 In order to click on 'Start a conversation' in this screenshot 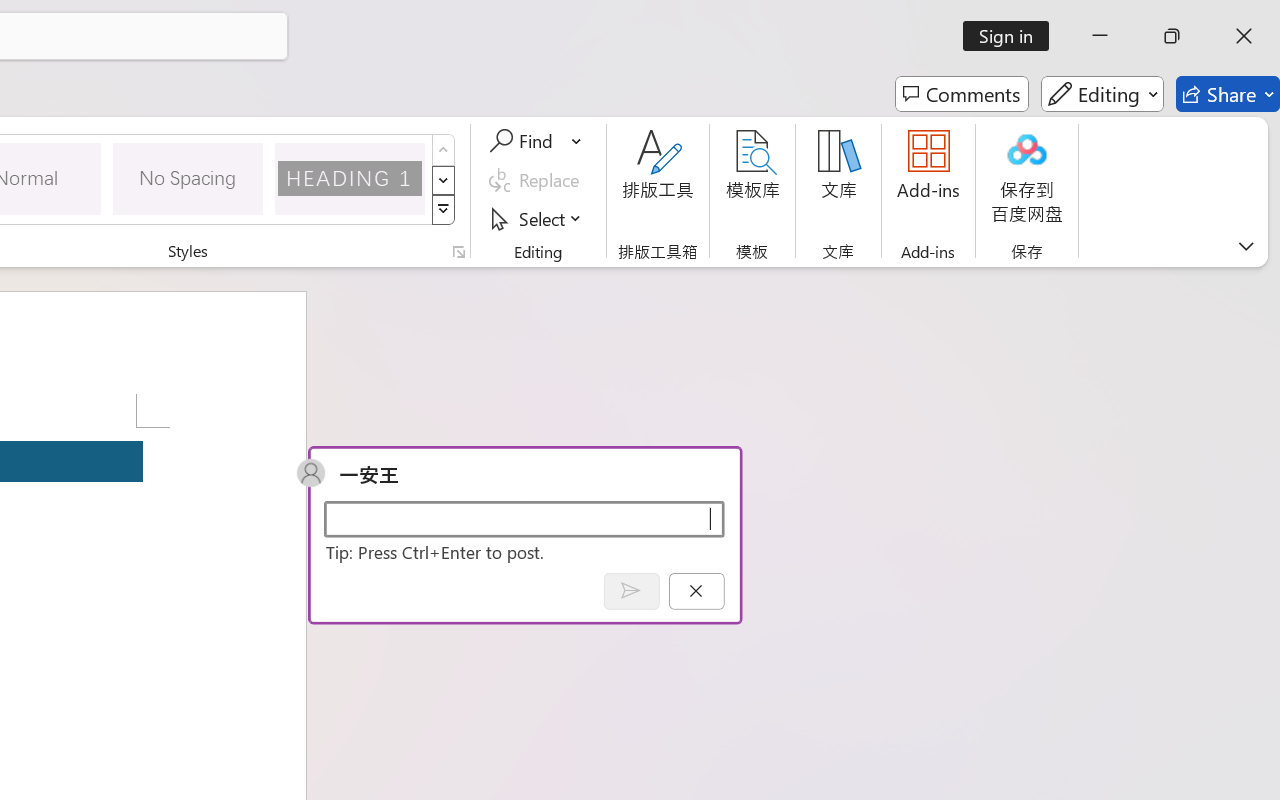, I will do `click(524, 517)`.